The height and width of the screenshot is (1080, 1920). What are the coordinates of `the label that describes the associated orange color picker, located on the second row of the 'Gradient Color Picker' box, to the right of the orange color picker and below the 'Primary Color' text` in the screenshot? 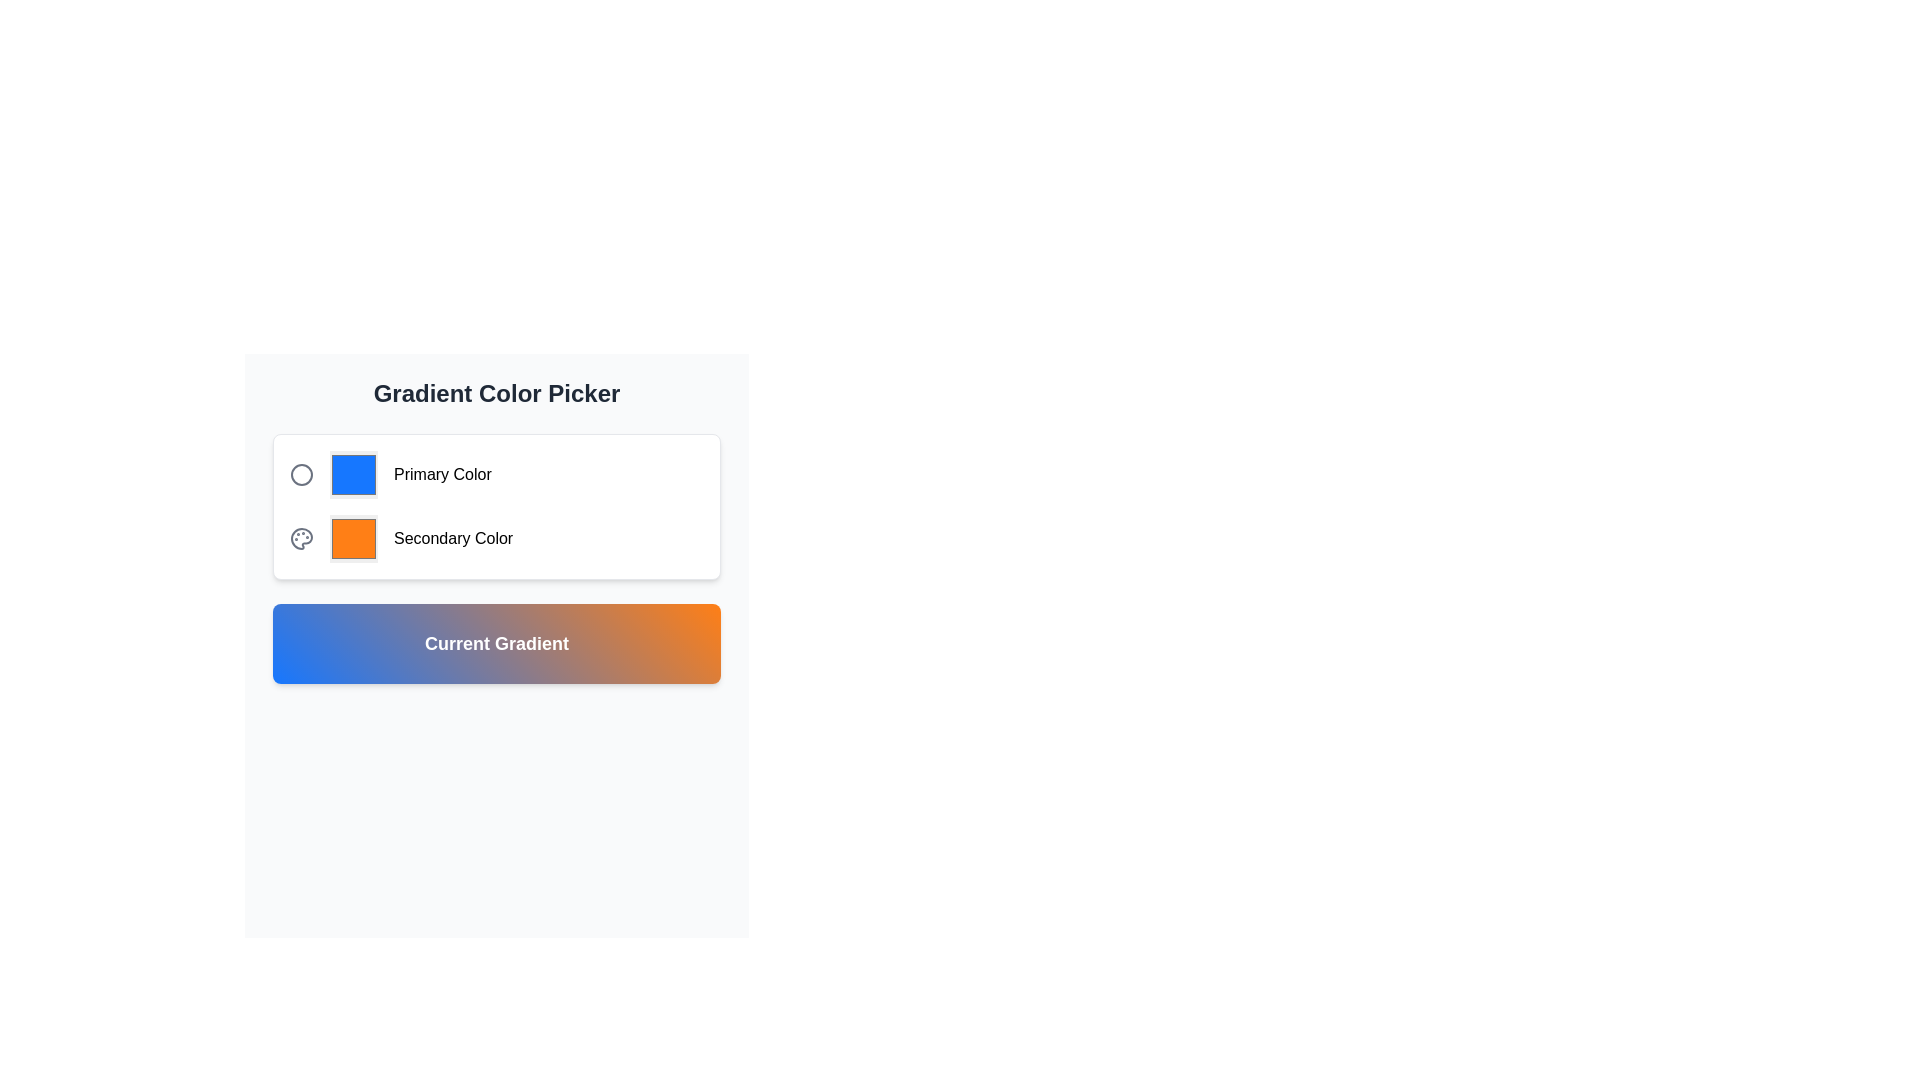 It's located at (452, 538).